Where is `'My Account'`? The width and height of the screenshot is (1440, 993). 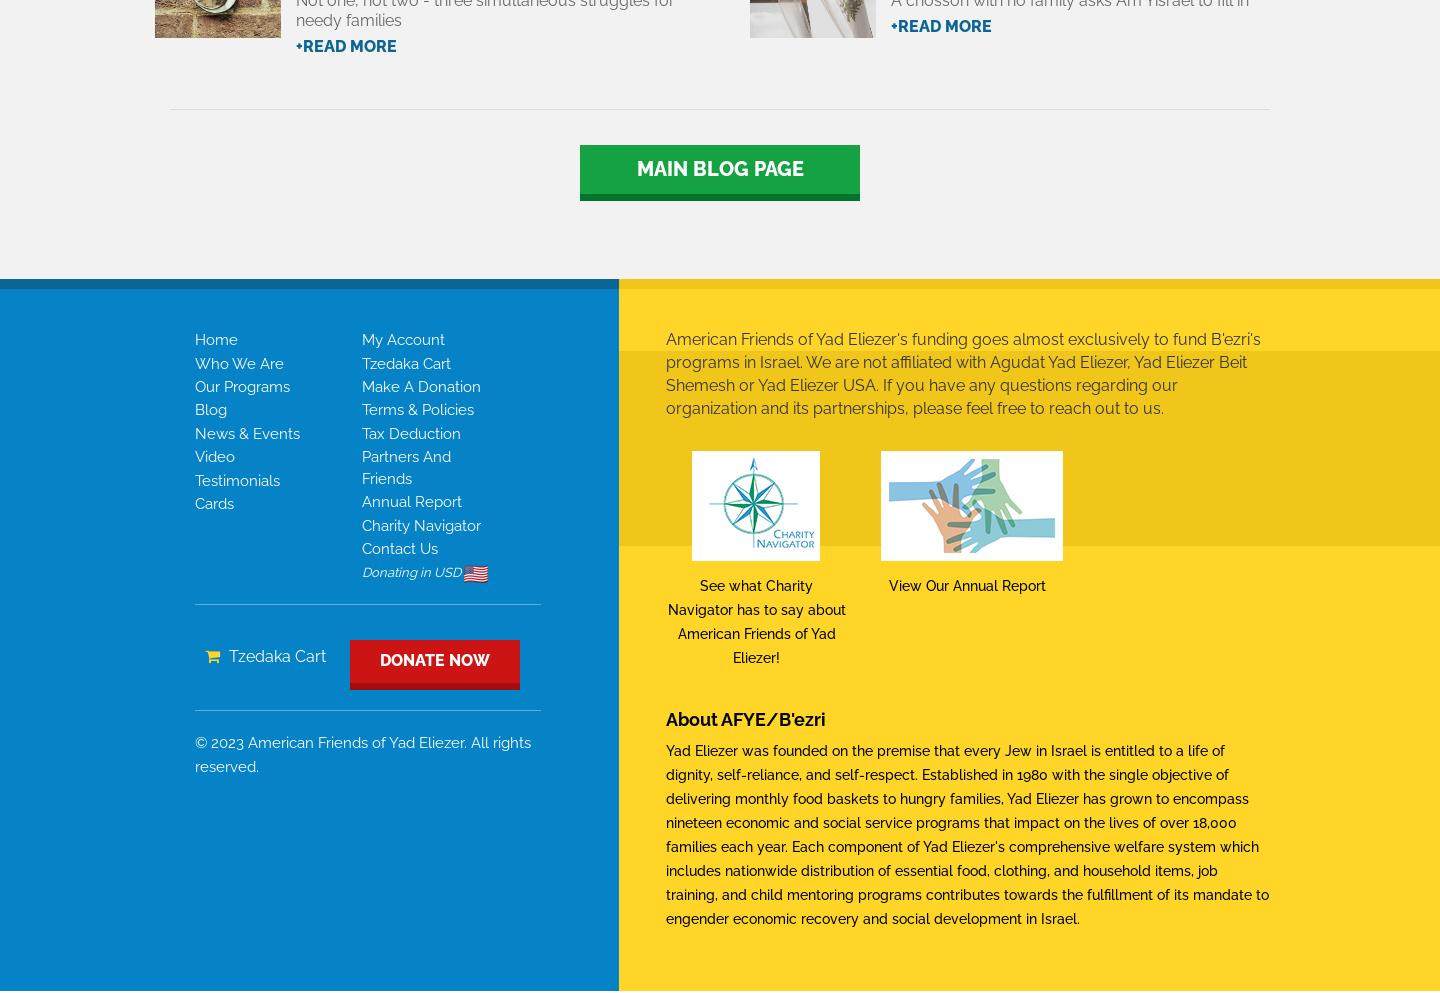 'My Account' is located at coordinates (401, 339).